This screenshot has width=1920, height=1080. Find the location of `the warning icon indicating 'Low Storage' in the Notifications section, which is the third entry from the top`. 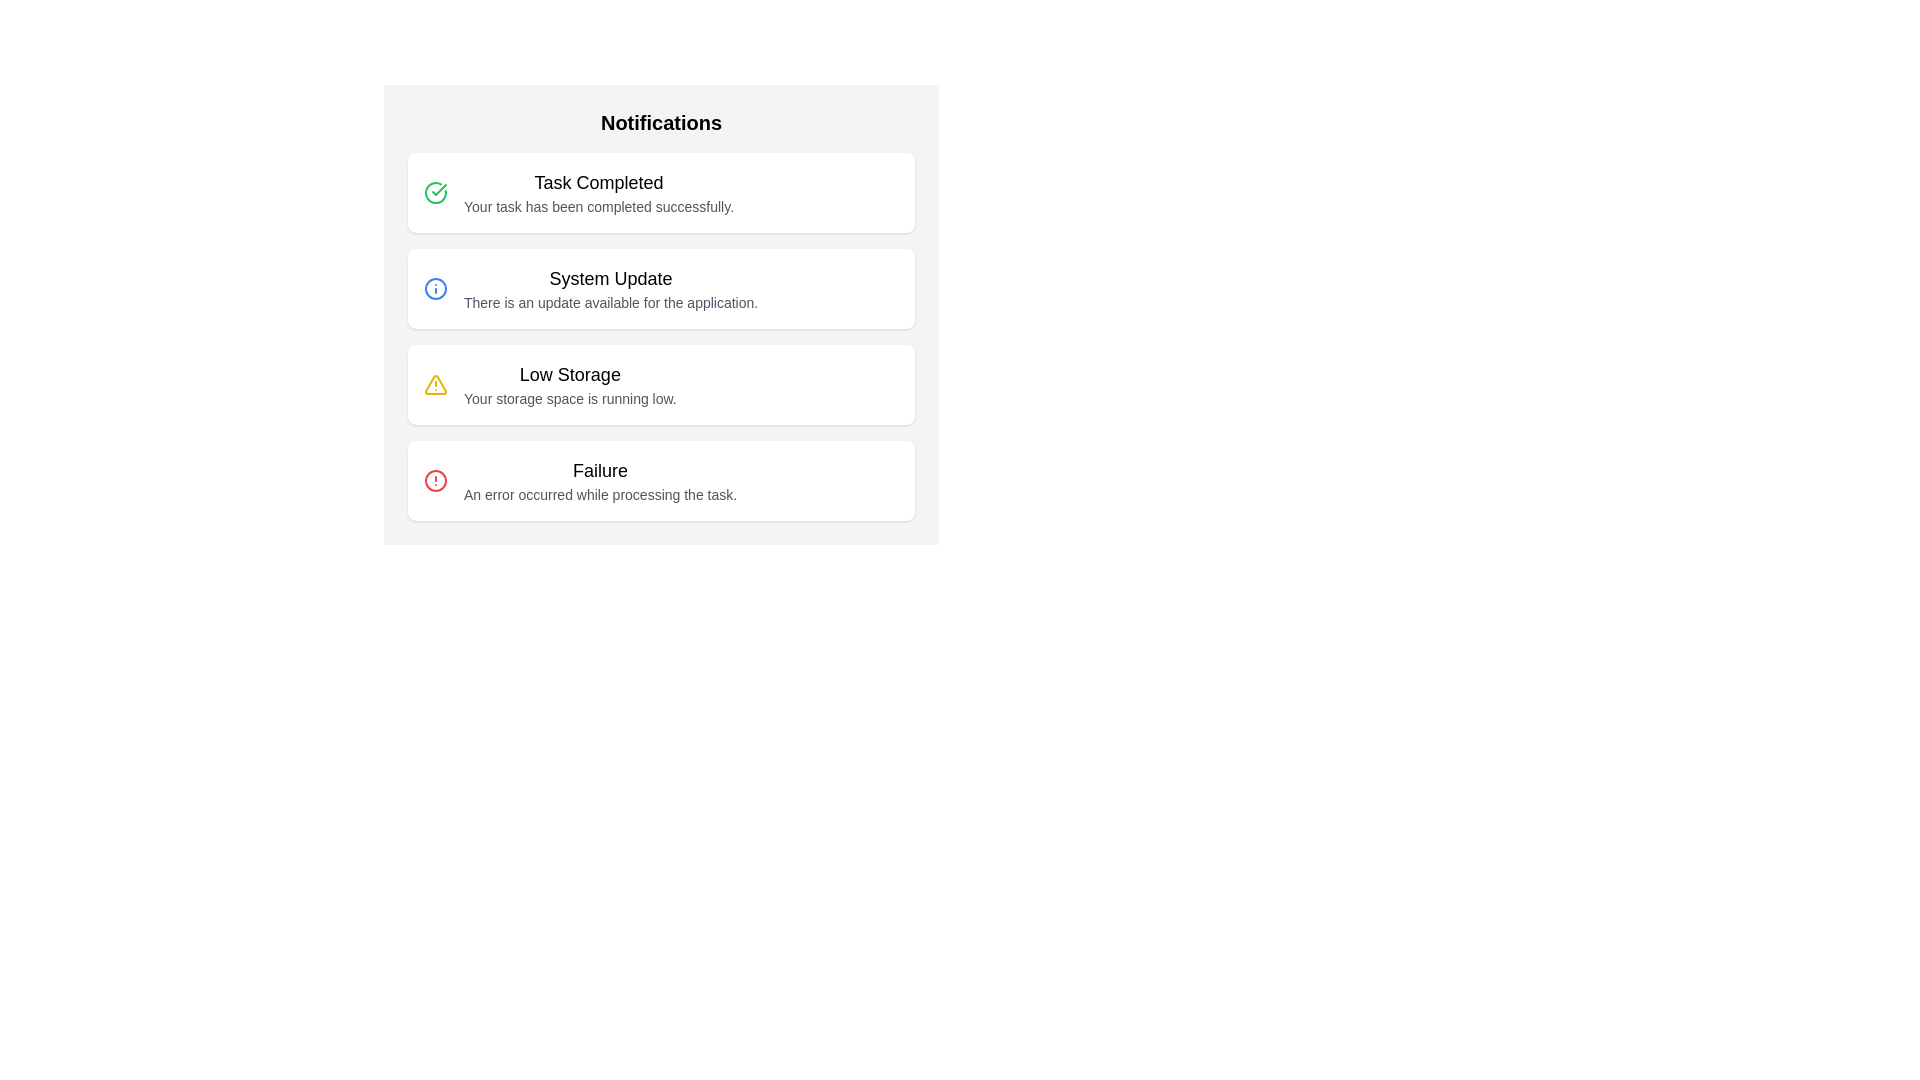

the warning icon indicating 'Low Storage' in the Notifications section, which is the third entry from the top is located at coordinates (435, 385).